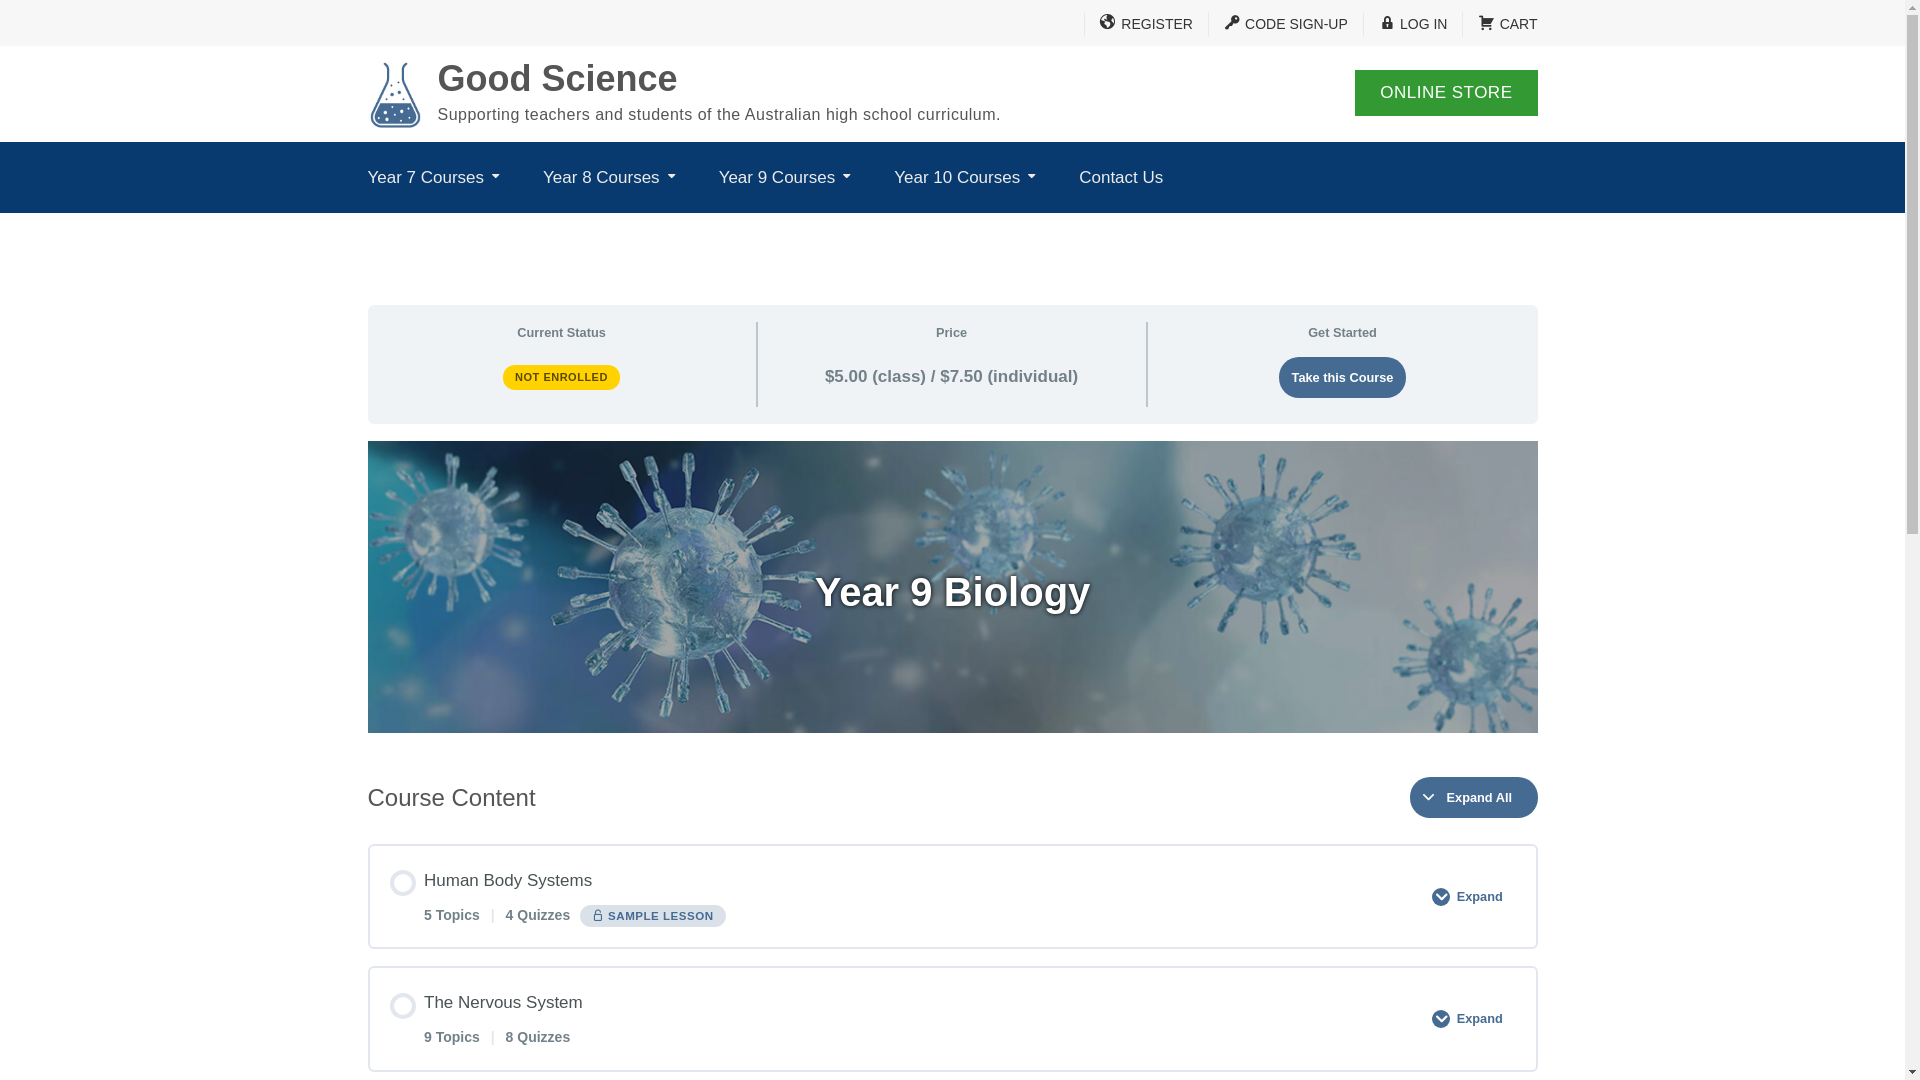 This screenshot has width=1920, height=1080. I want to click on 'LOG IN', so click(1404, 24).